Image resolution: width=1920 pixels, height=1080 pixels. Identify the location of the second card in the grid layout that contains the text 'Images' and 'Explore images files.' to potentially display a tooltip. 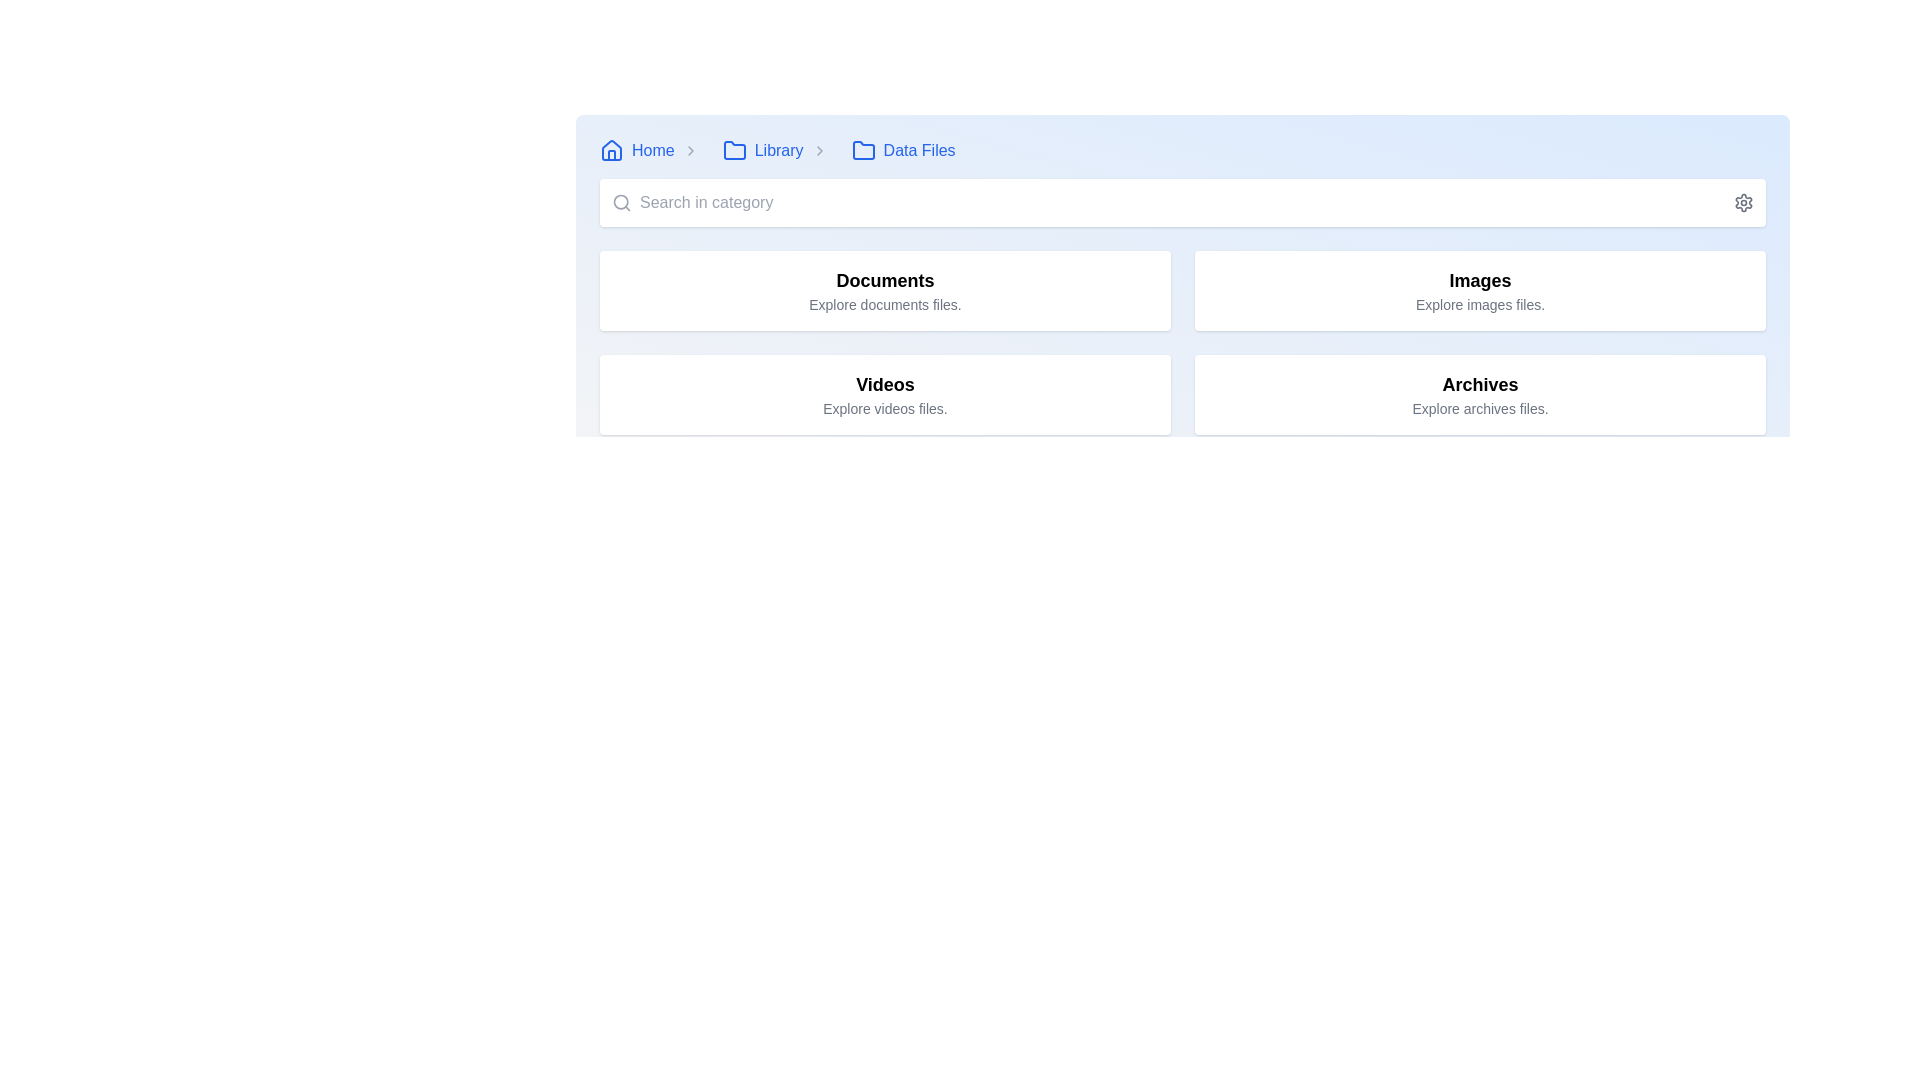
(1480, 290).